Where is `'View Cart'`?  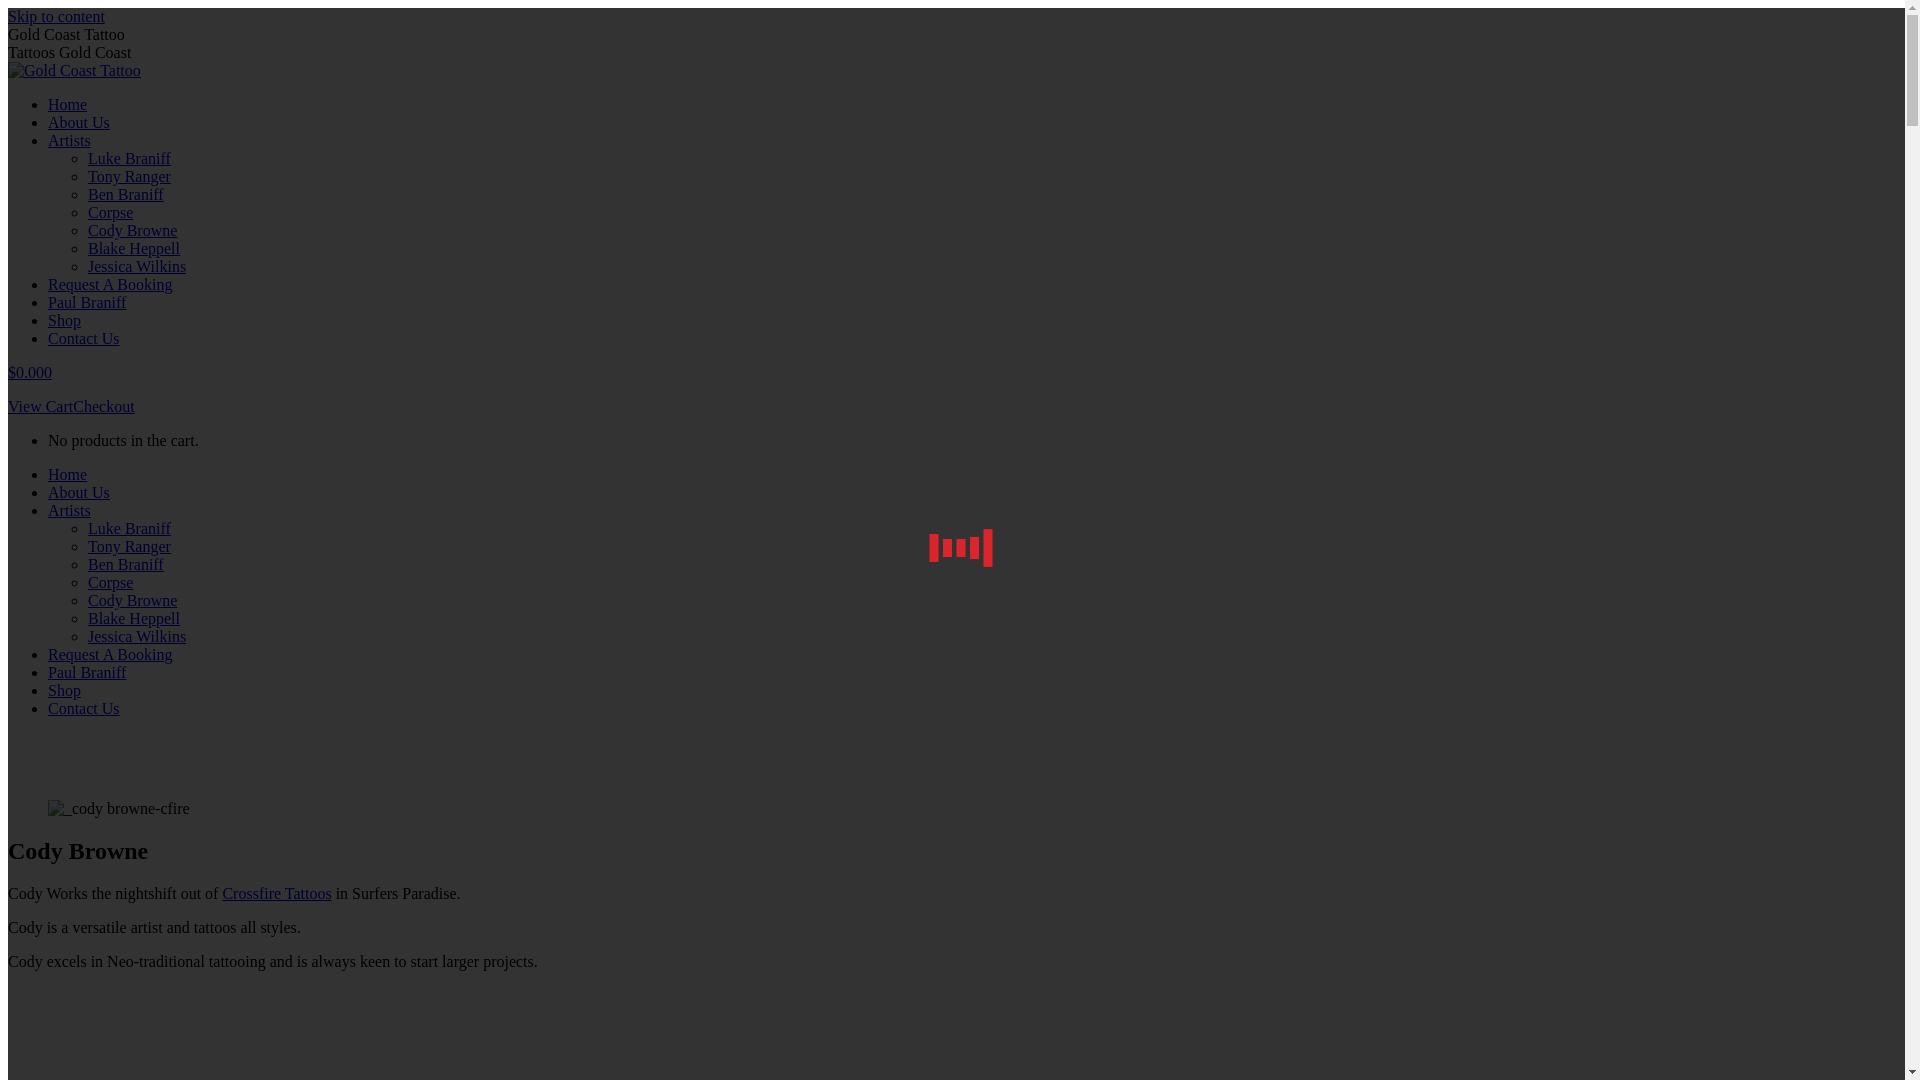
'View Cart' is located at coordinates (40, 405).